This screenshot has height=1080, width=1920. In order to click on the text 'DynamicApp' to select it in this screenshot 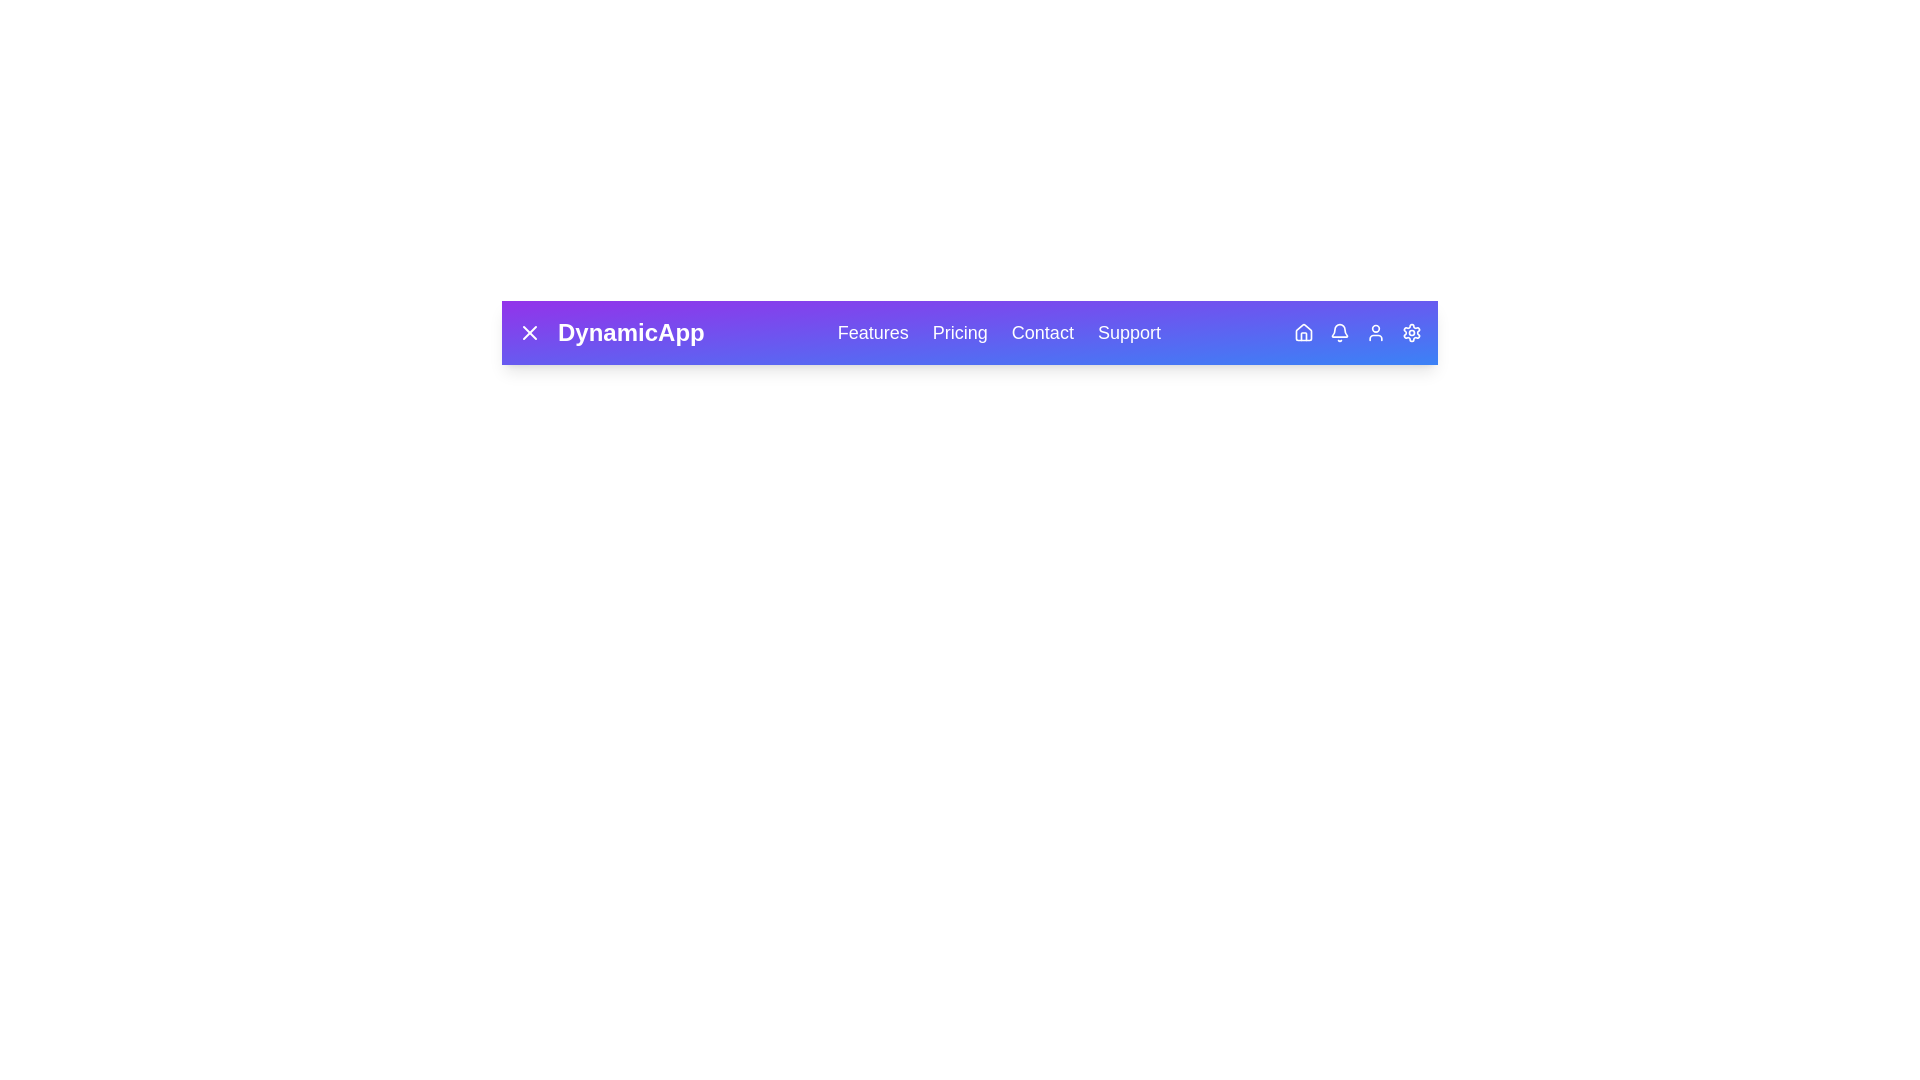, I will do `click(609, 331)`.